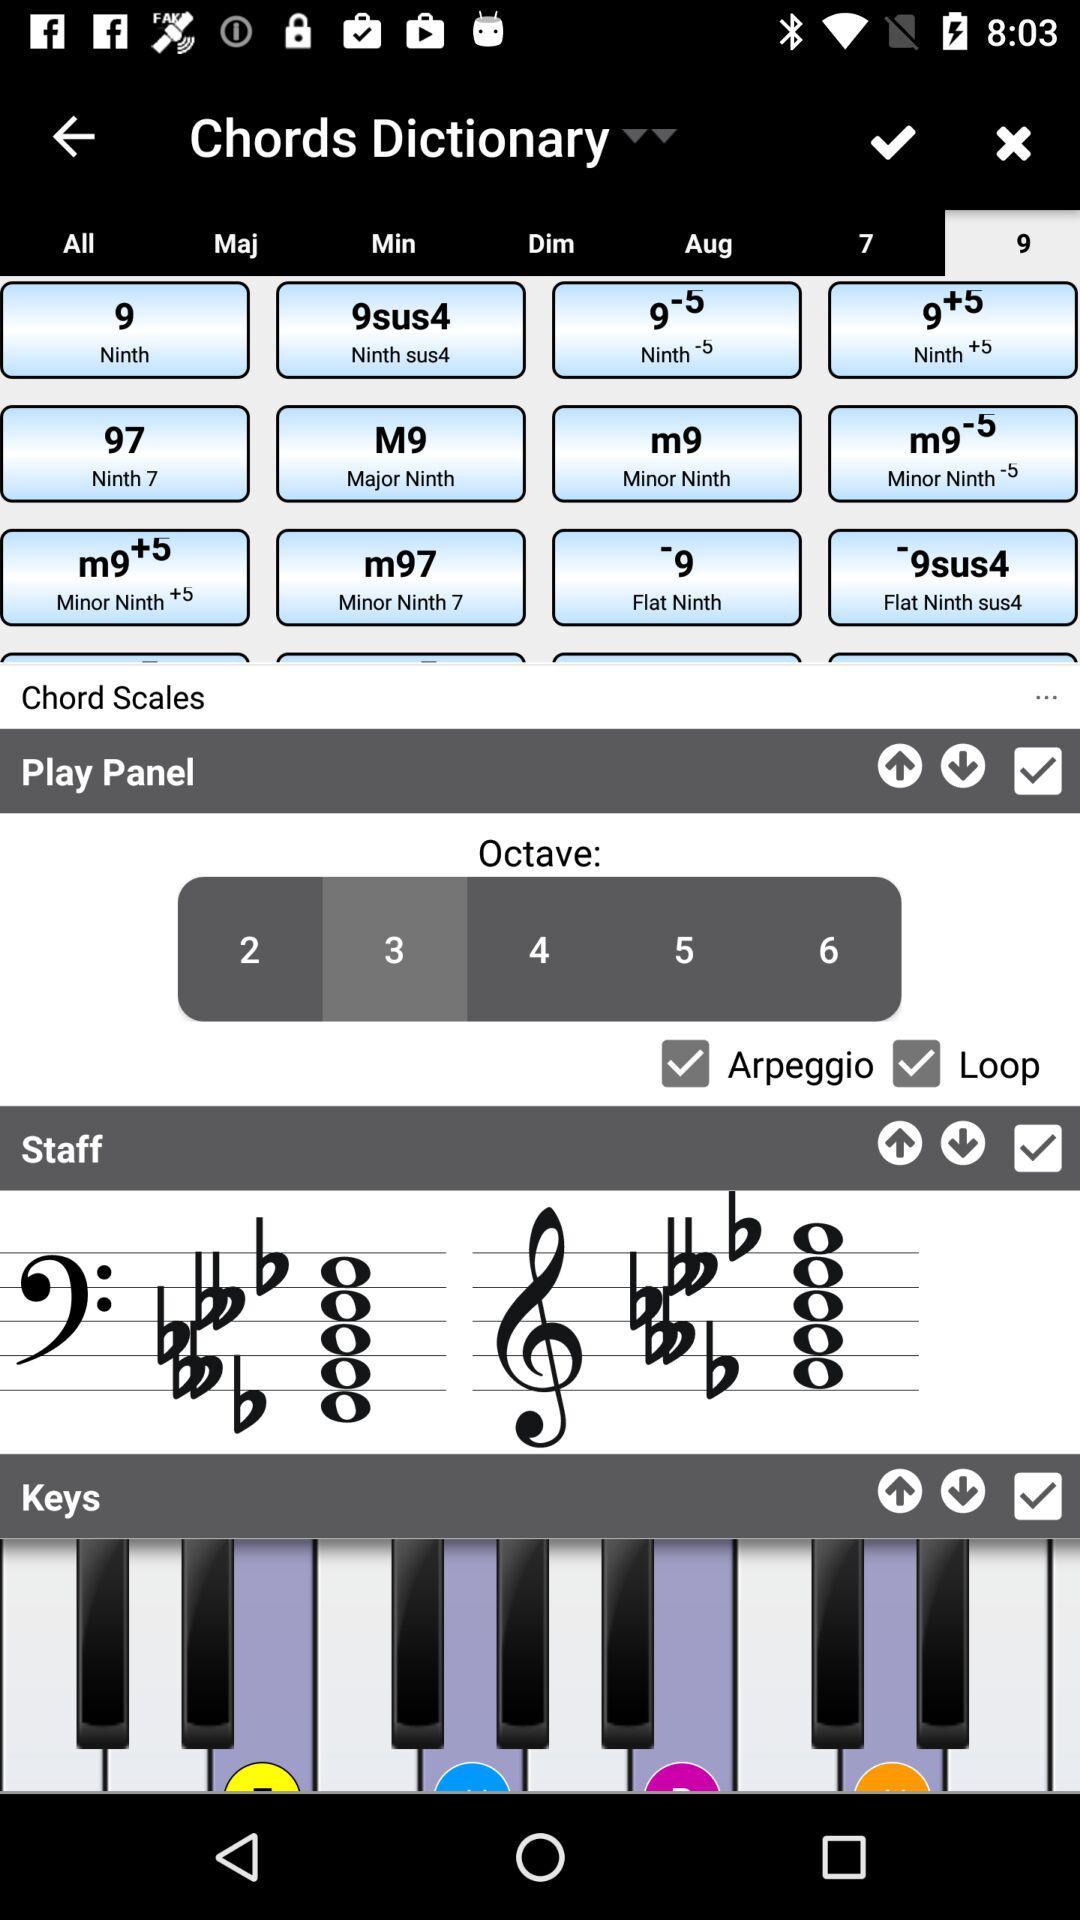  I want to click on the piano, so click(626, 1643).